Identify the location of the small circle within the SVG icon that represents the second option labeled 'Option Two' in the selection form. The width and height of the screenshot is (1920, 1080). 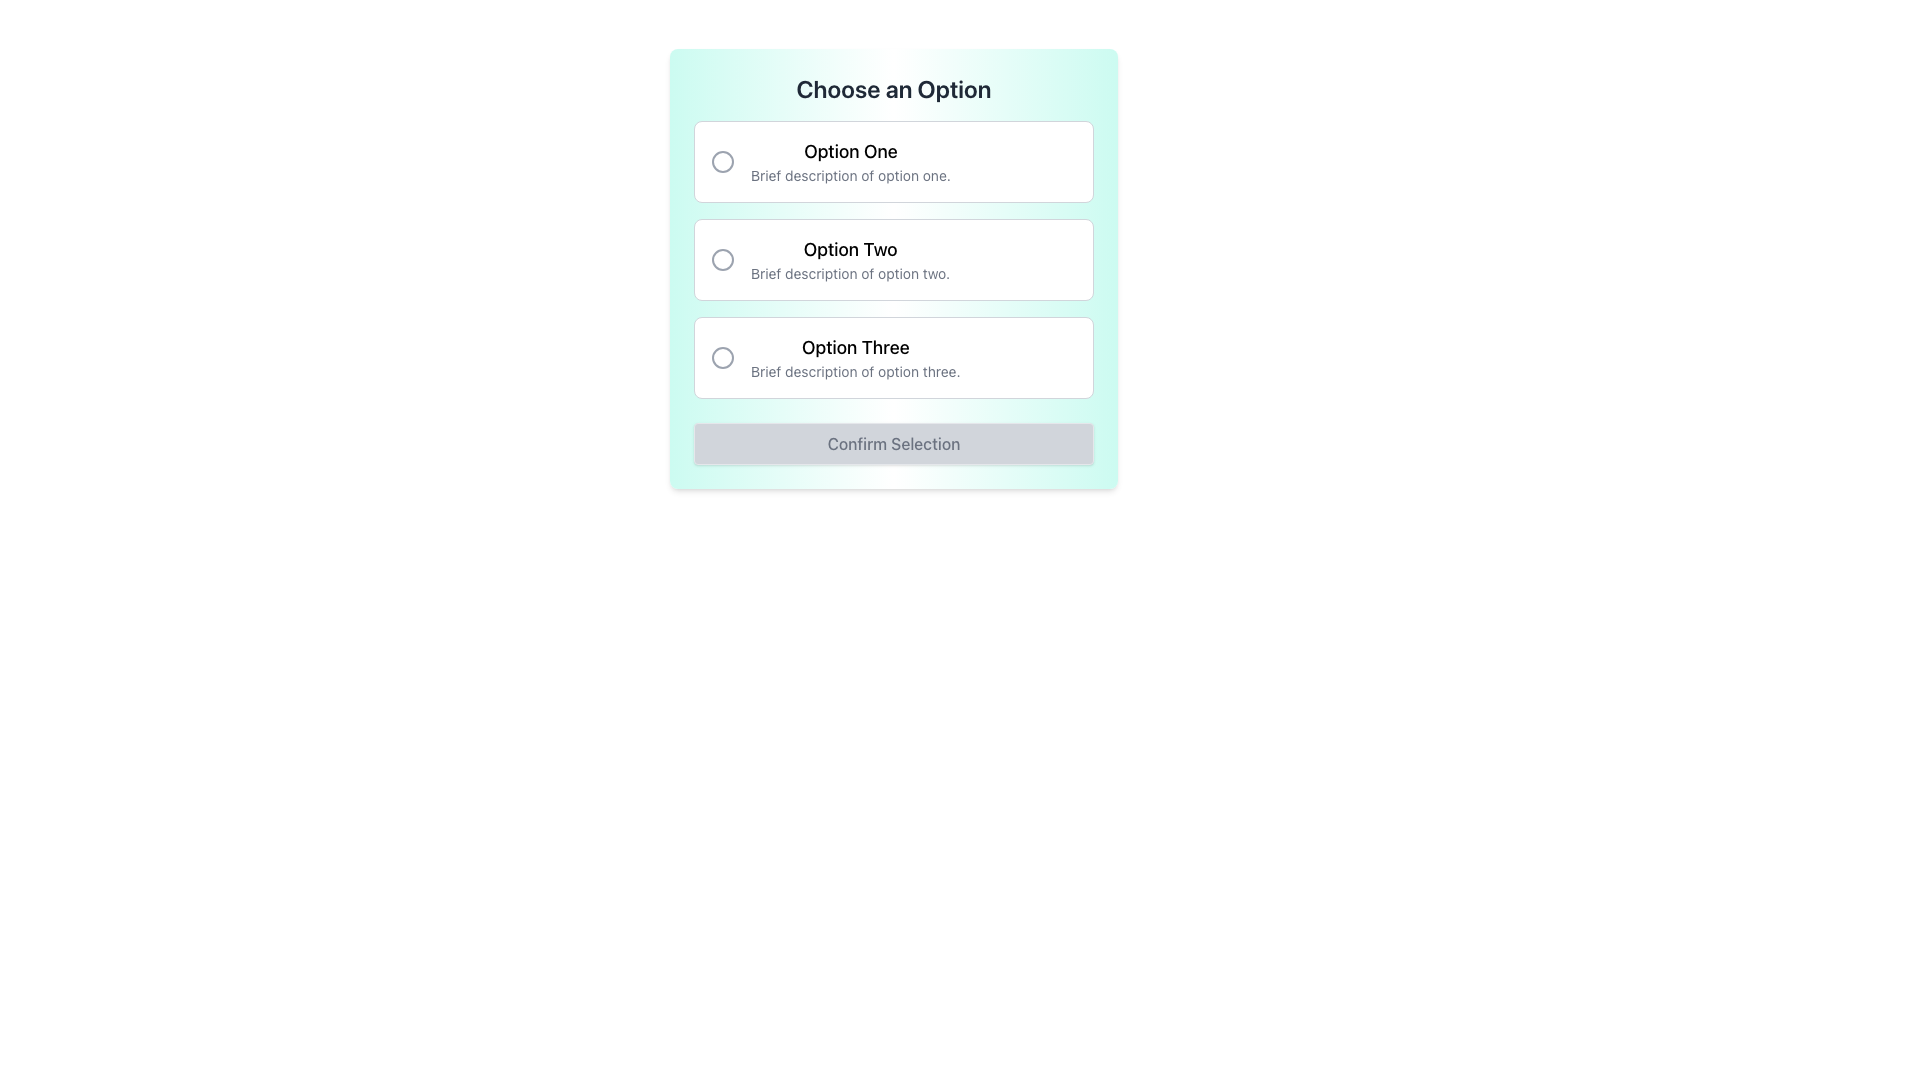
(722, 258).